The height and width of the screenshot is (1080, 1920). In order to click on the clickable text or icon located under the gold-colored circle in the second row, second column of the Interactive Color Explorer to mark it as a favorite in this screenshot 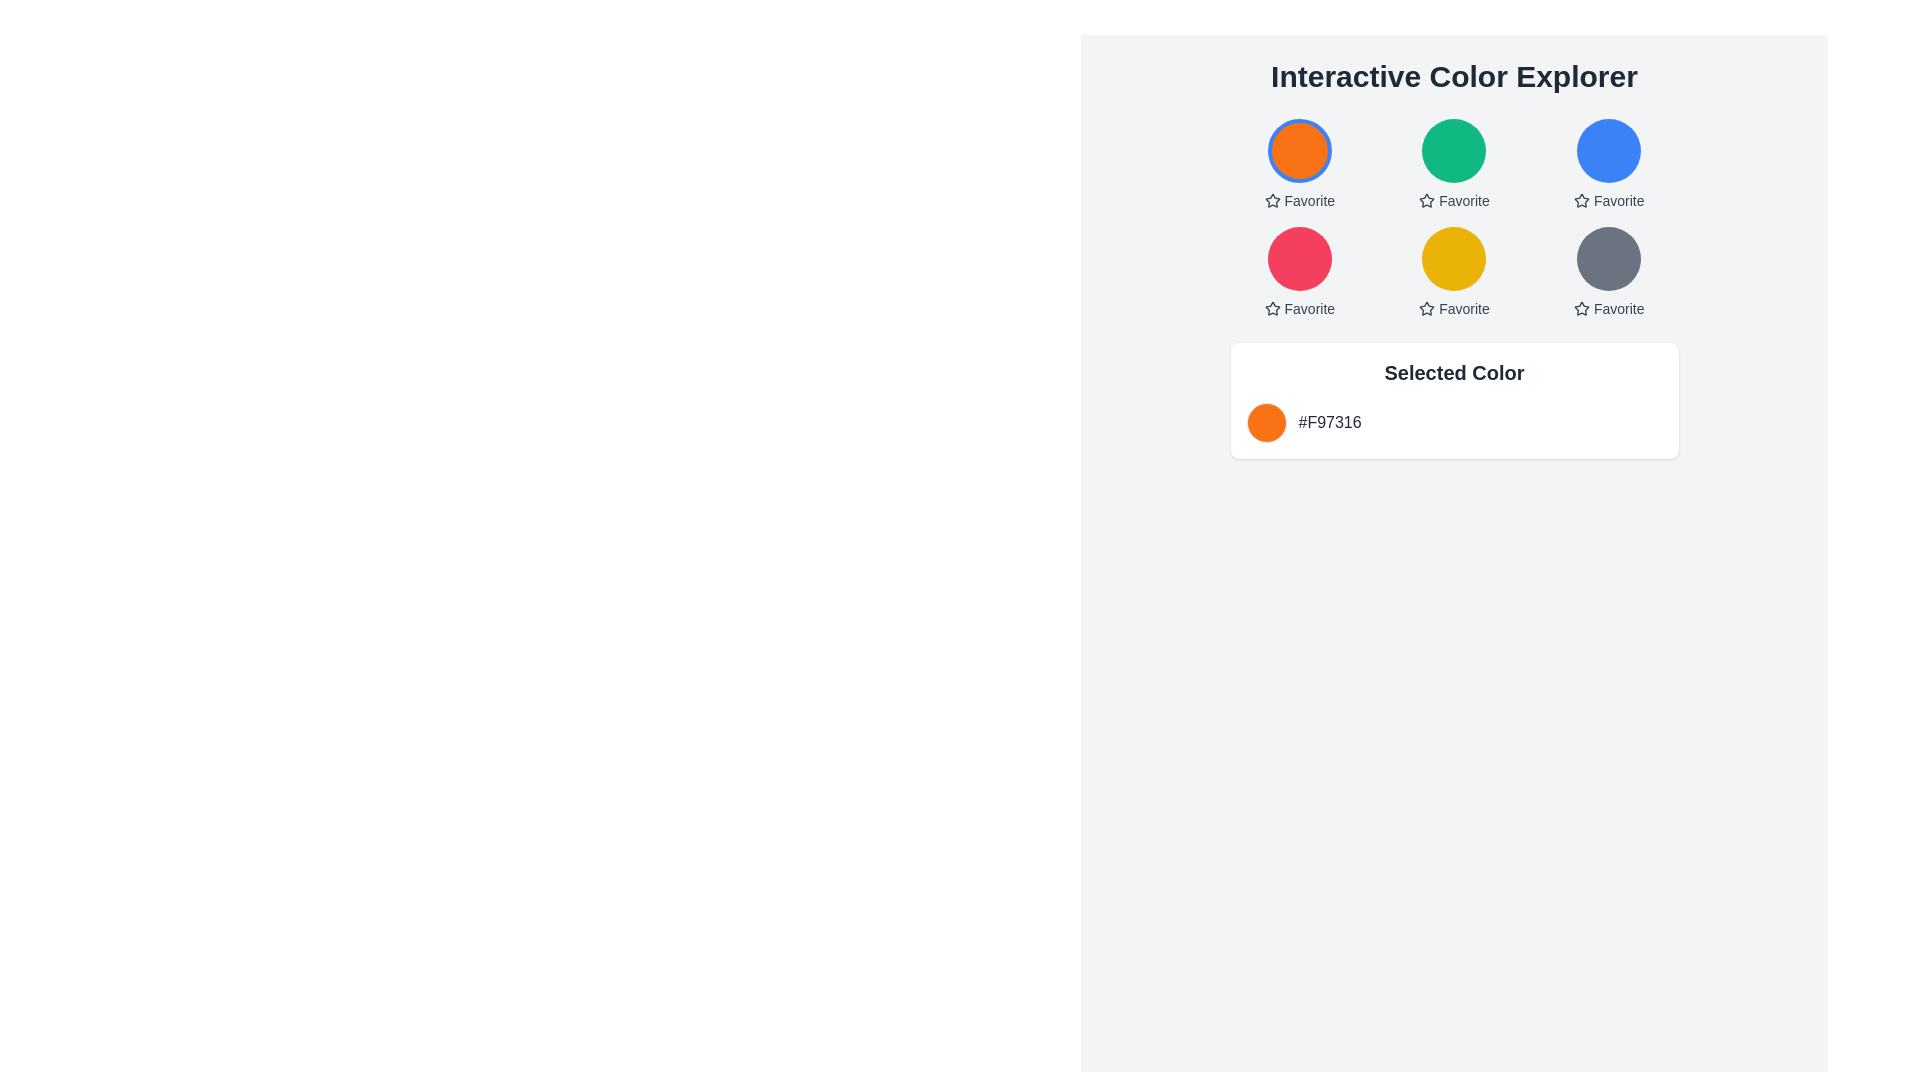, I will do `click(1454, 308)`.